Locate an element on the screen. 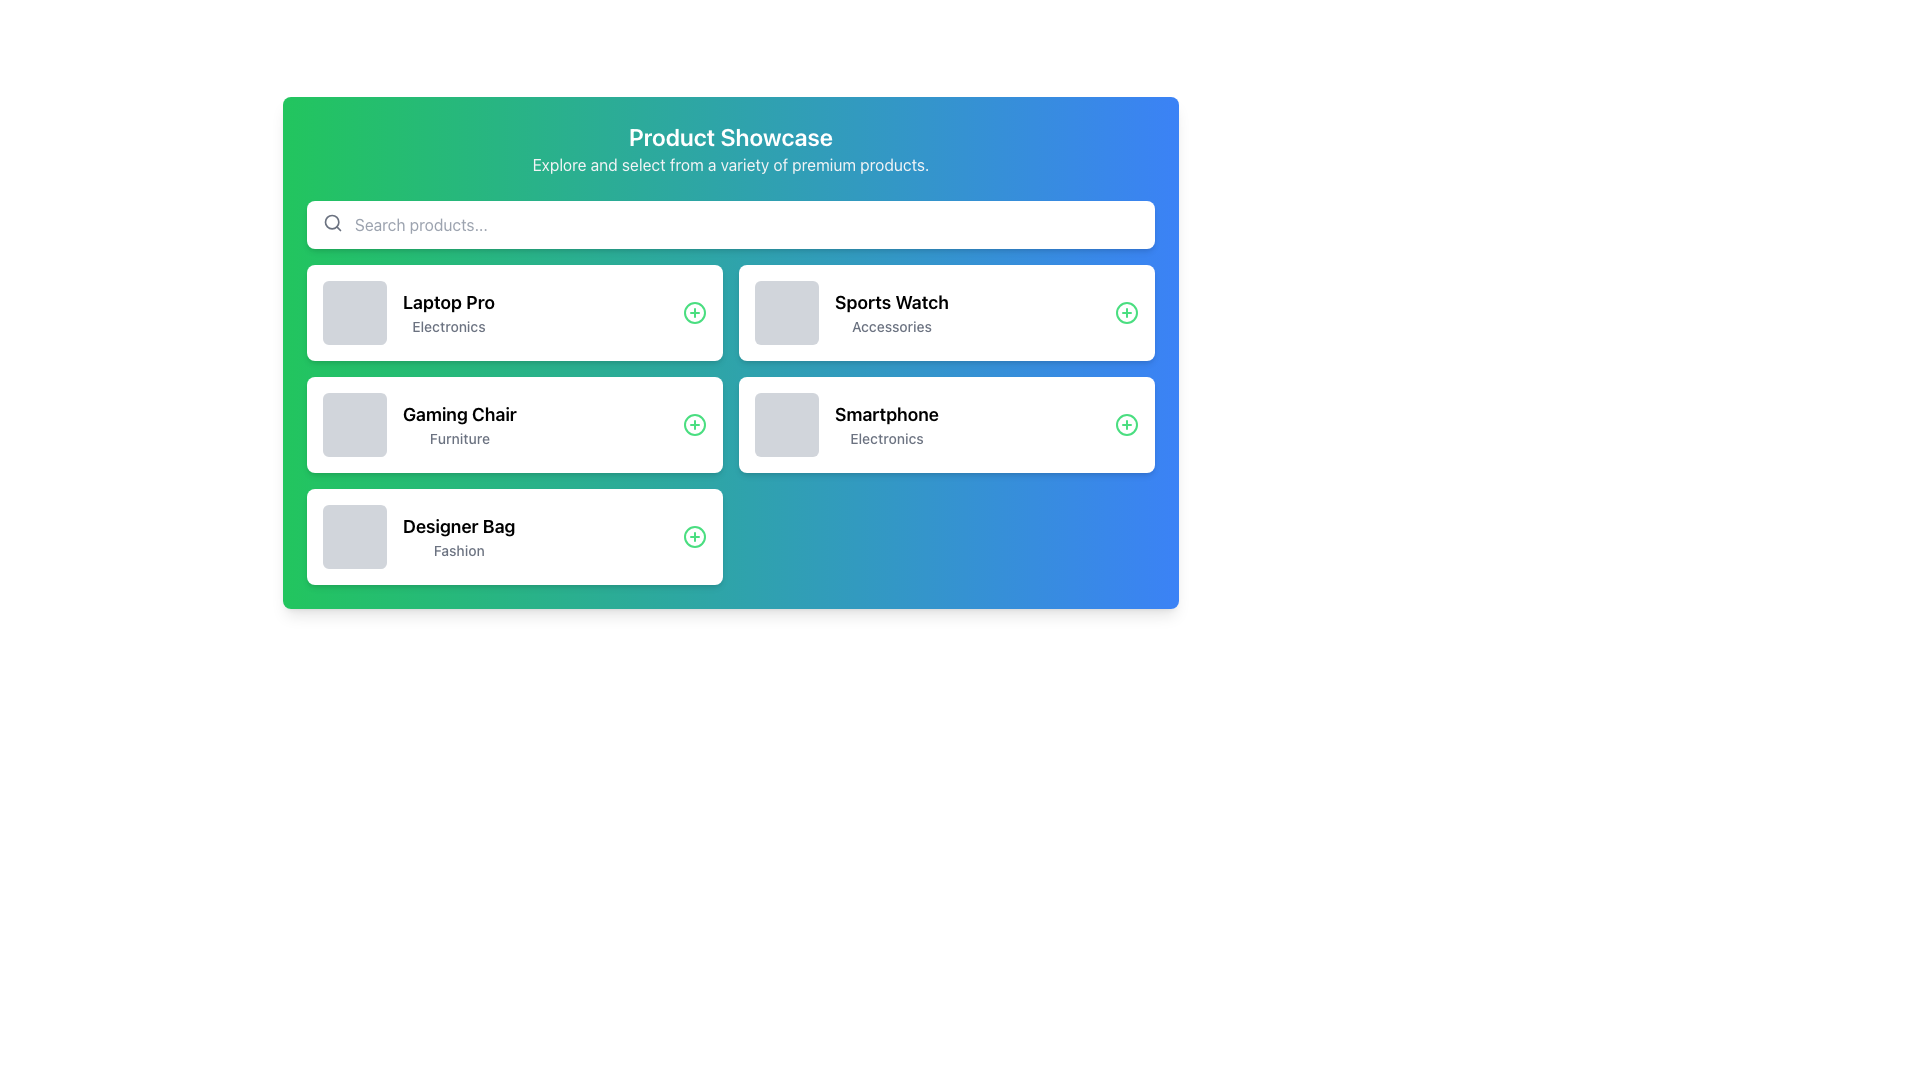  text content of the text label located in the last row of the first column in the product listing grid, below the 'Gaming Chair' card is located at coordinates (458, 535).